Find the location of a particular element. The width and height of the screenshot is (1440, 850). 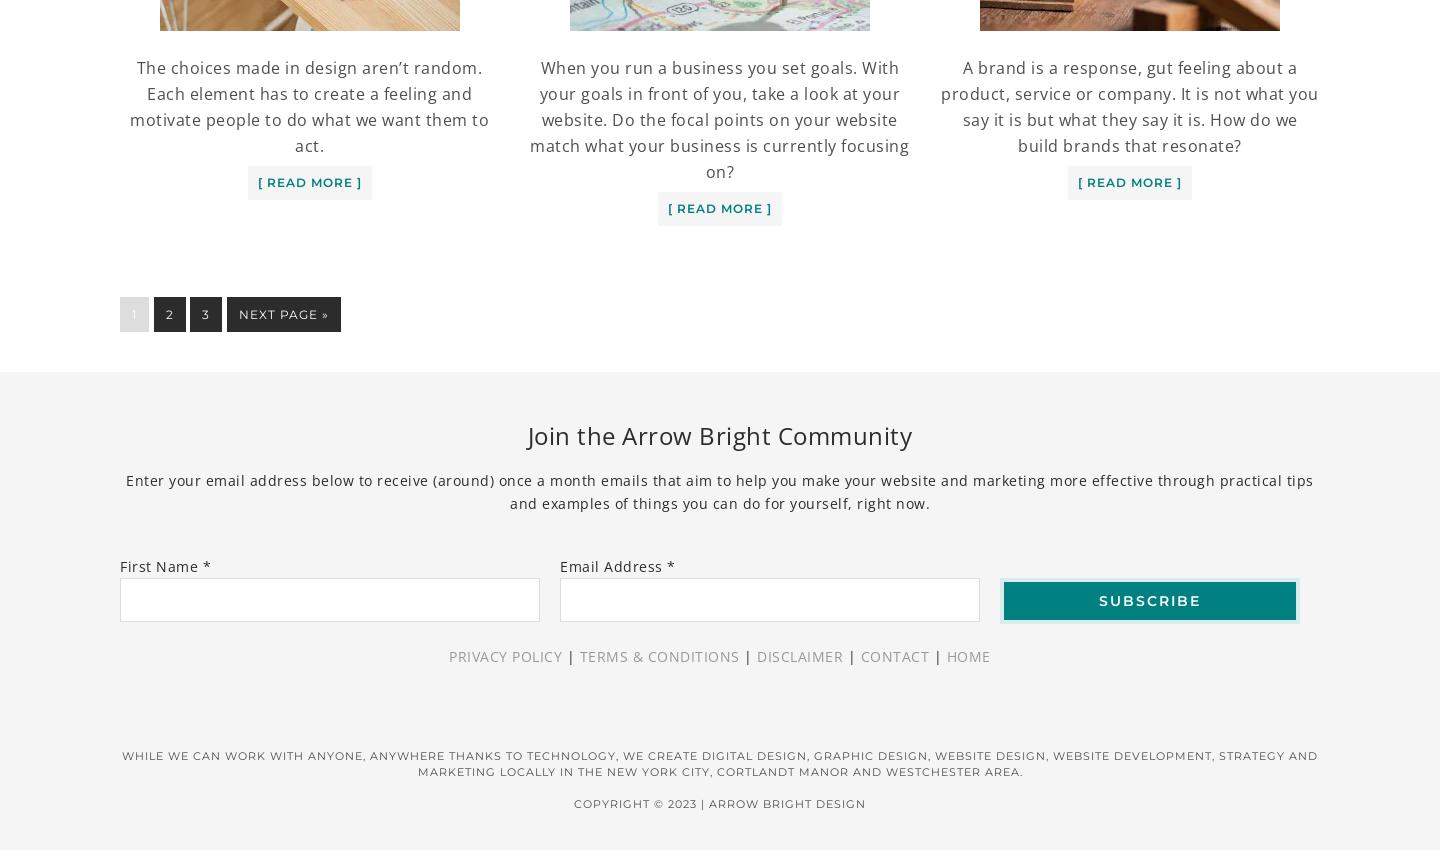

'Copyright © 2023 | Arrow Bright Design' is located at coordinates (720, 803).